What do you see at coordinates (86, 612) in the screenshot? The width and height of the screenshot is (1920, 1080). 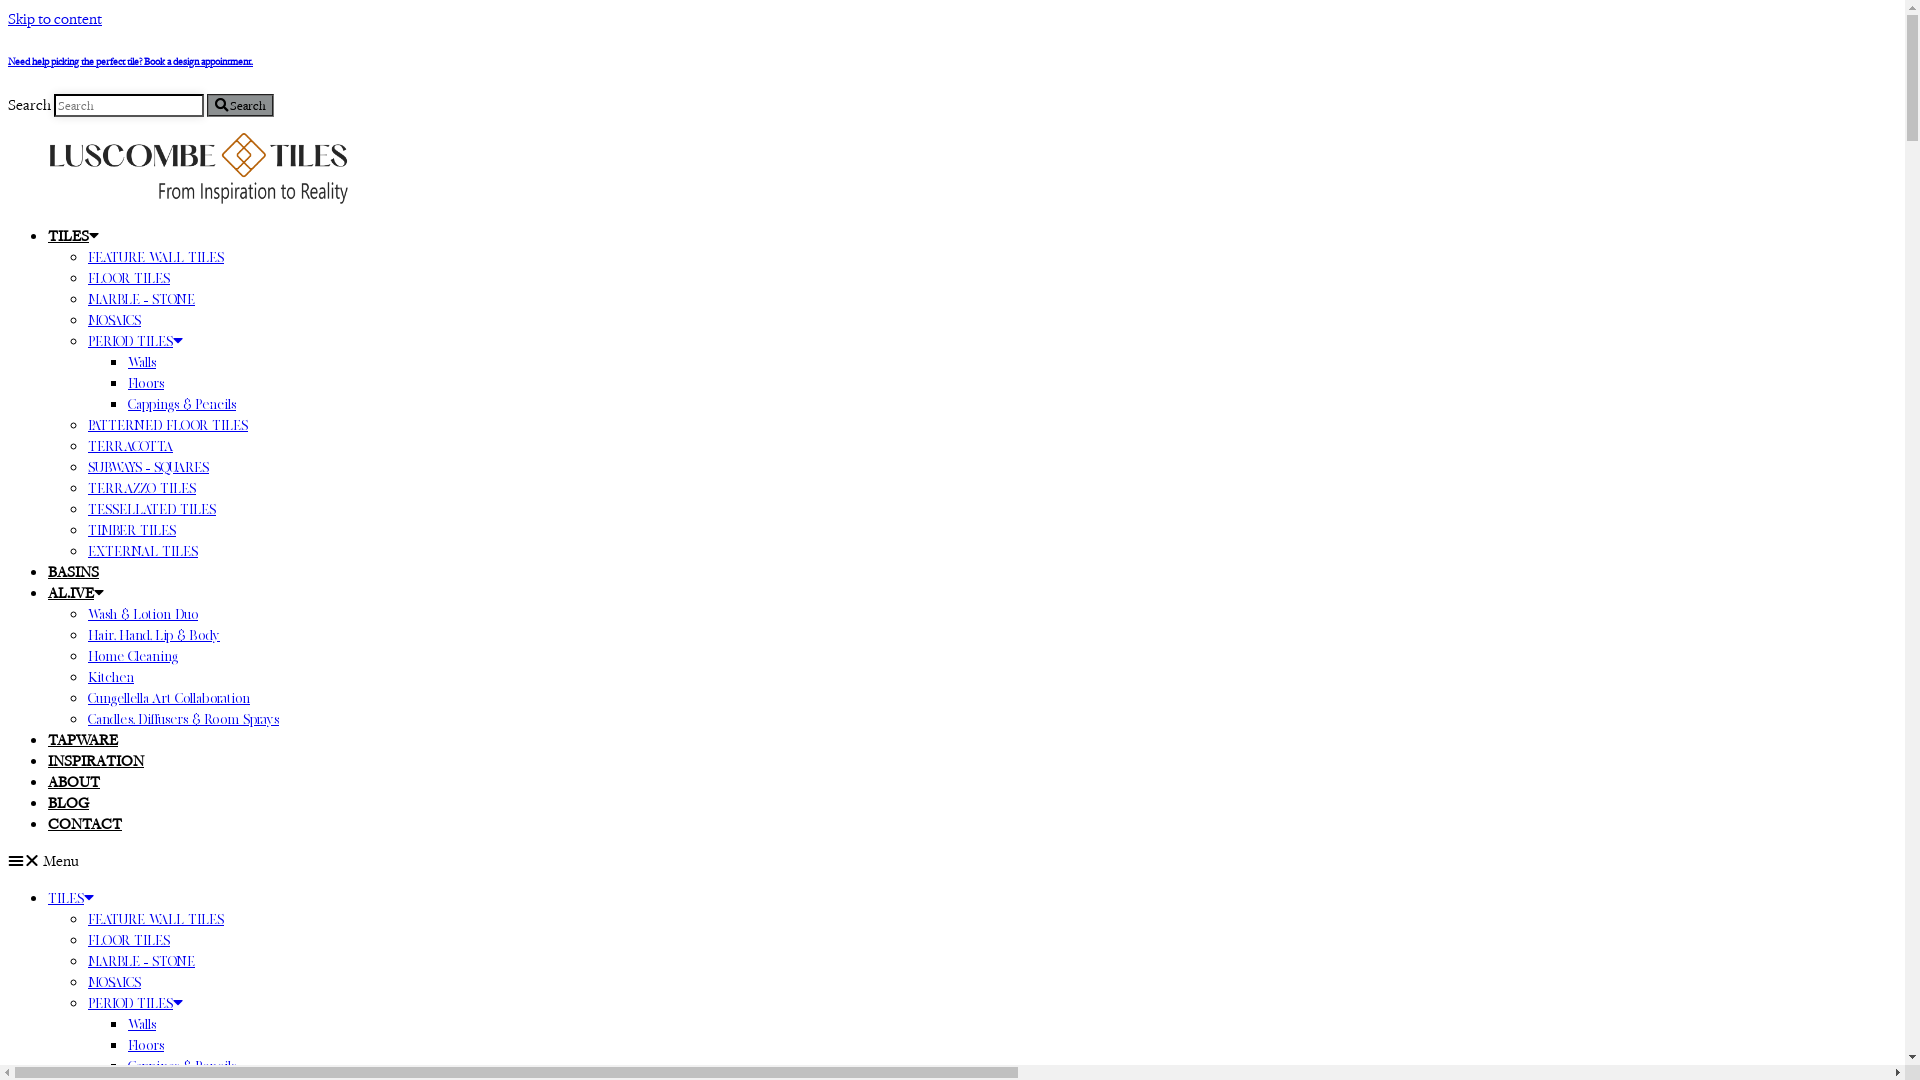 I see `'Wash & Lotion Duo'` at bounding box center [86, 612].